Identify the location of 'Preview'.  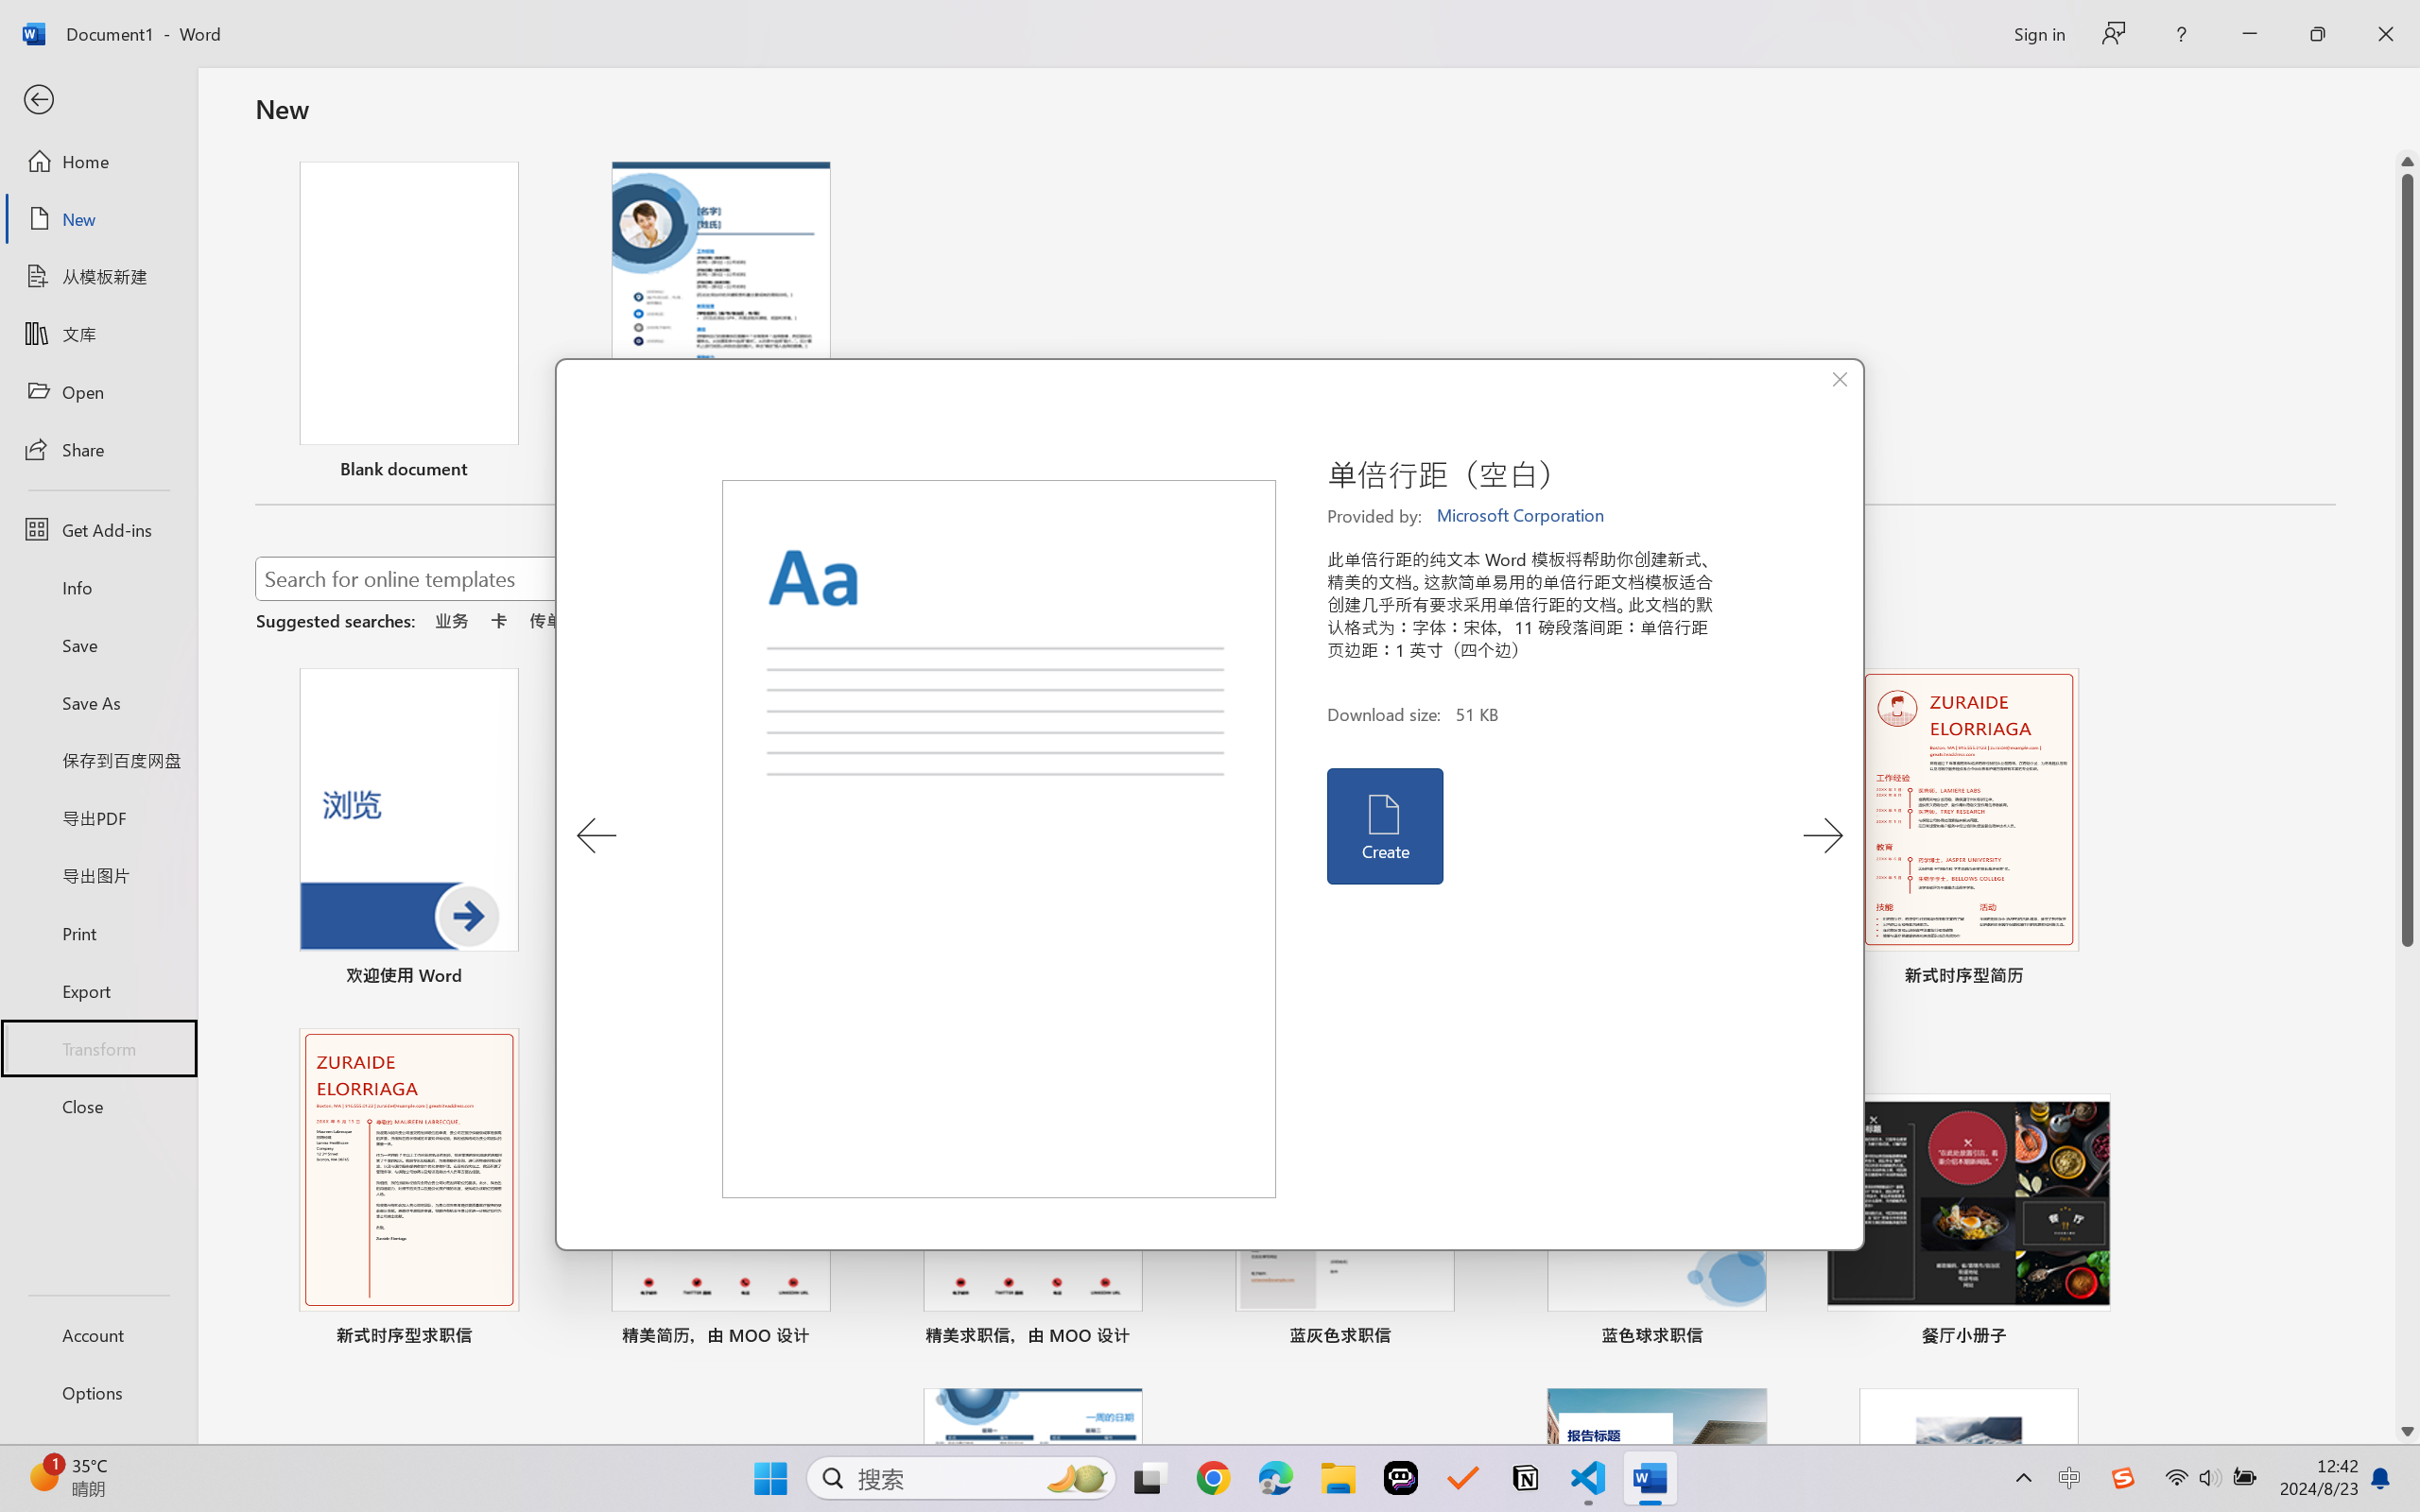
(998, 839).